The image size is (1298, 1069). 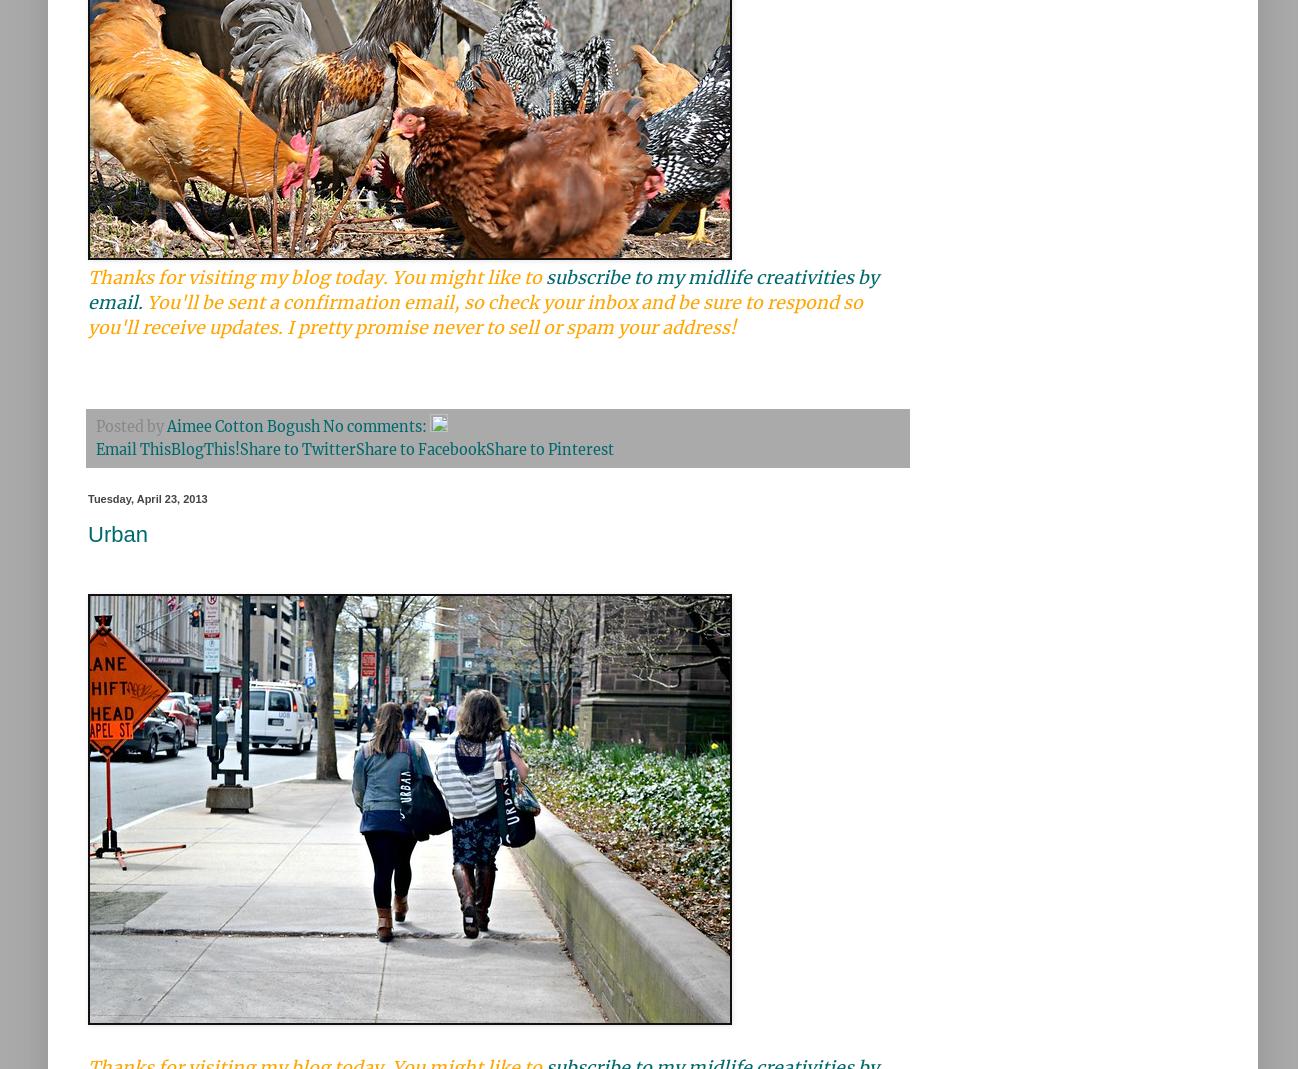 I want to click on 'No comments:', so click(x=376, y=426).